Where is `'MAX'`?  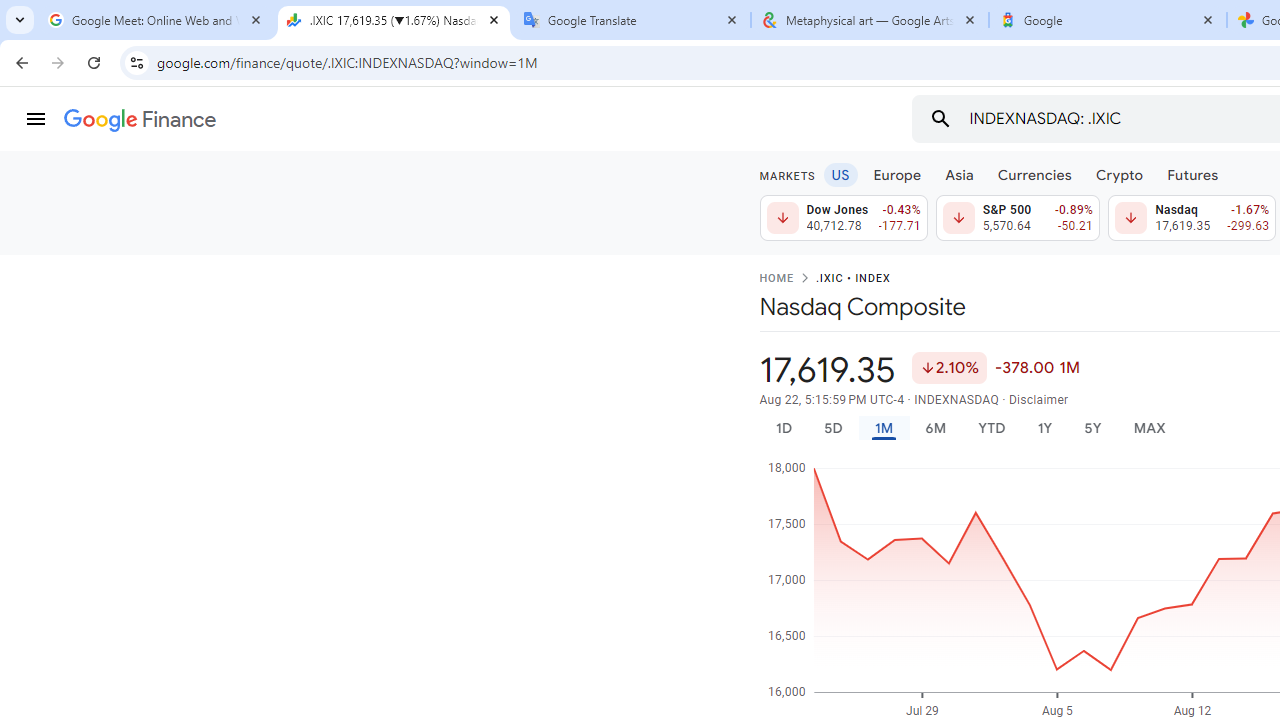
'MAX' is located at coordinates (1149, 427).